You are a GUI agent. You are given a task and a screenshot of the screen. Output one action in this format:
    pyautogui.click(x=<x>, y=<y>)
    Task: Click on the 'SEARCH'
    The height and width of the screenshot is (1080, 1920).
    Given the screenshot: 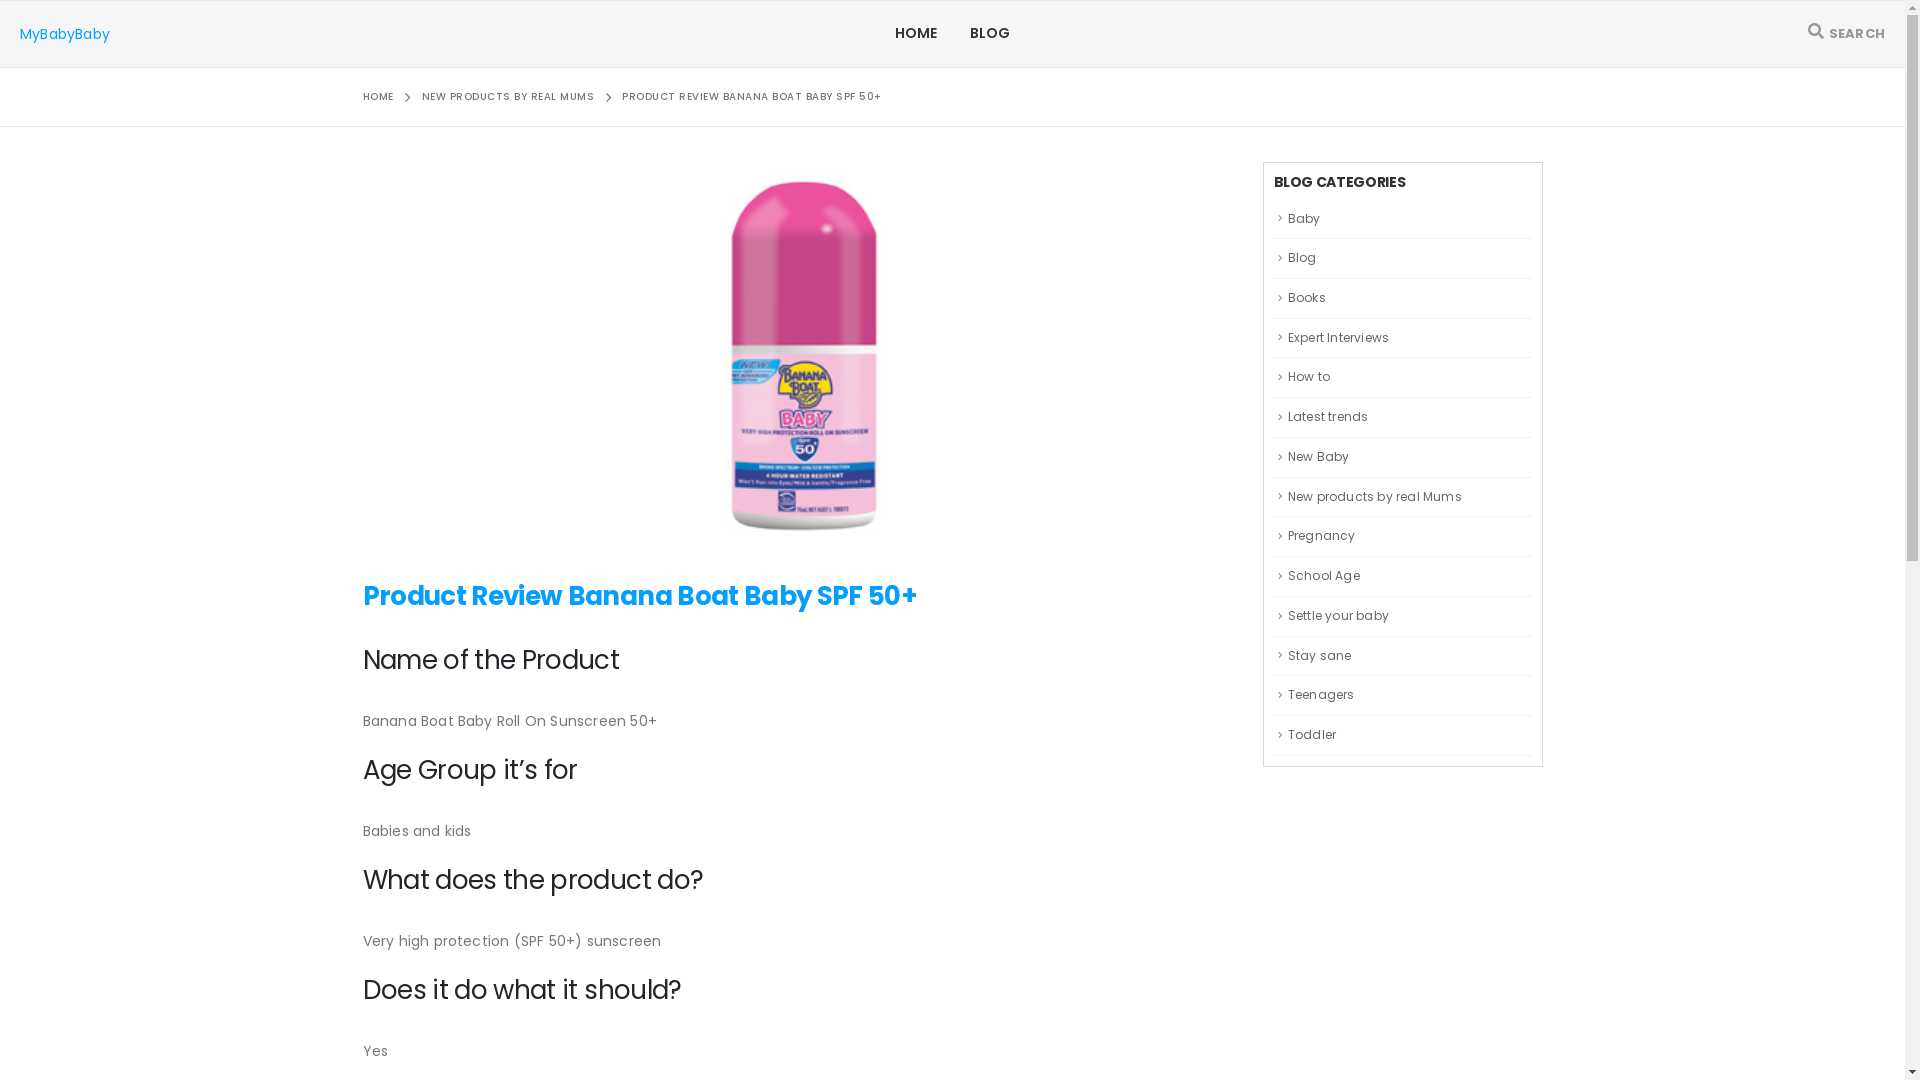 What is the action you would take?
    pyautogui.click(x=1845, y=33)
    